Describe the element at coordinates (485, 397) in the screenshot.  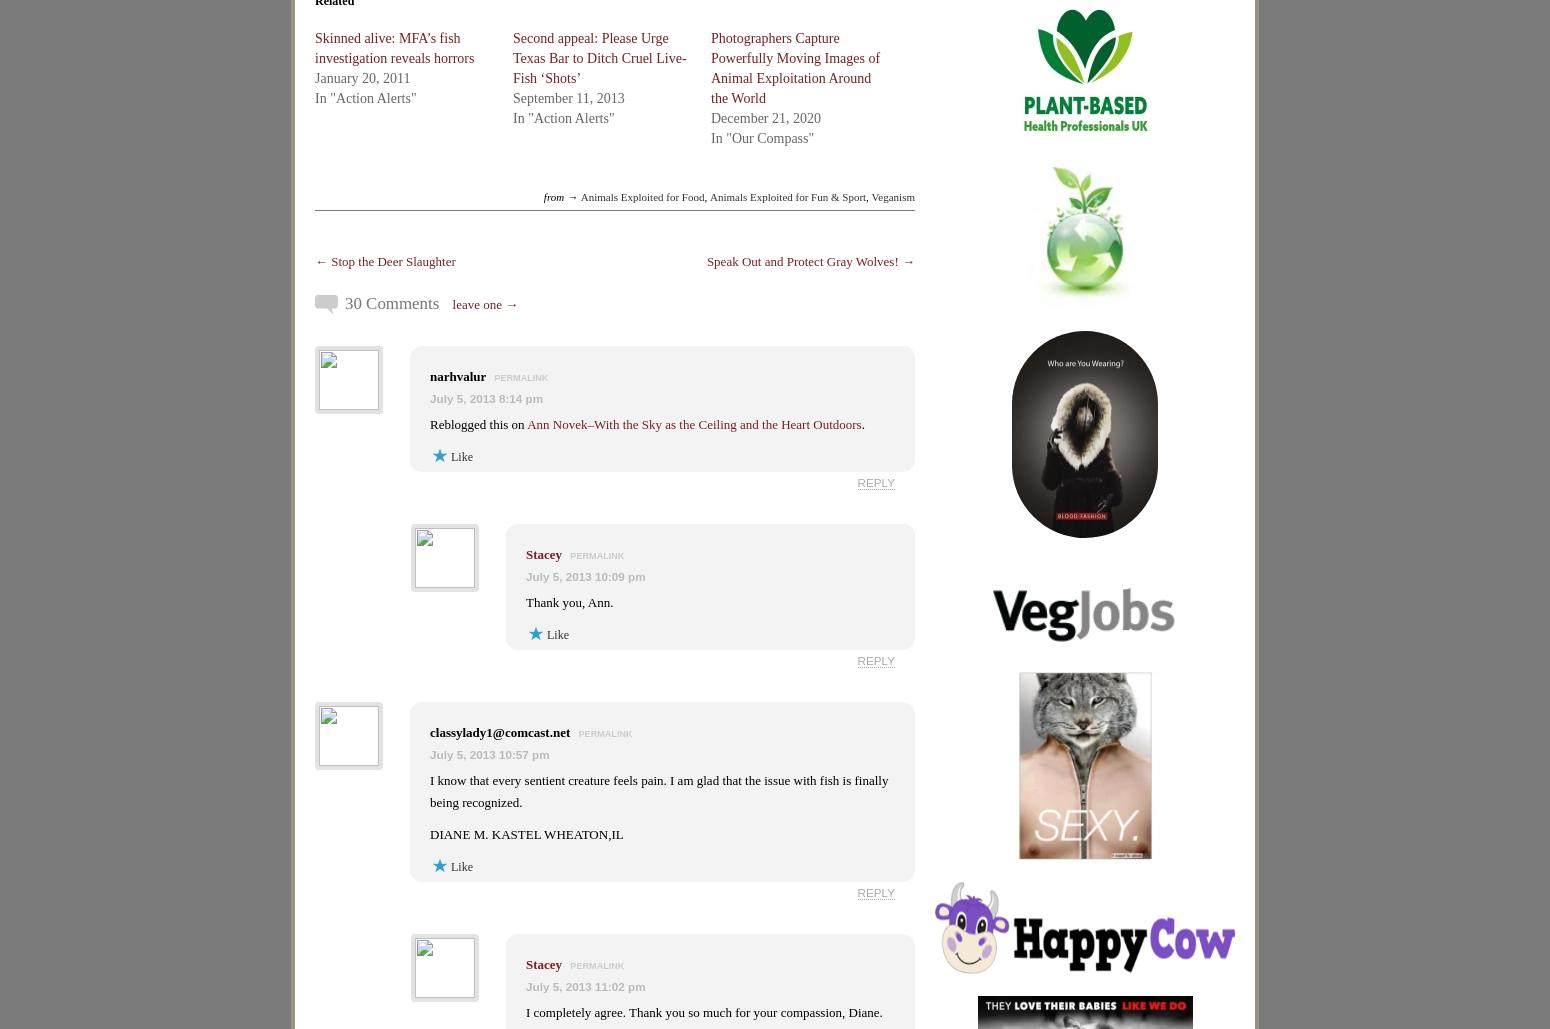
I see `'July 5, 2013 8:14 pm'` at that location.